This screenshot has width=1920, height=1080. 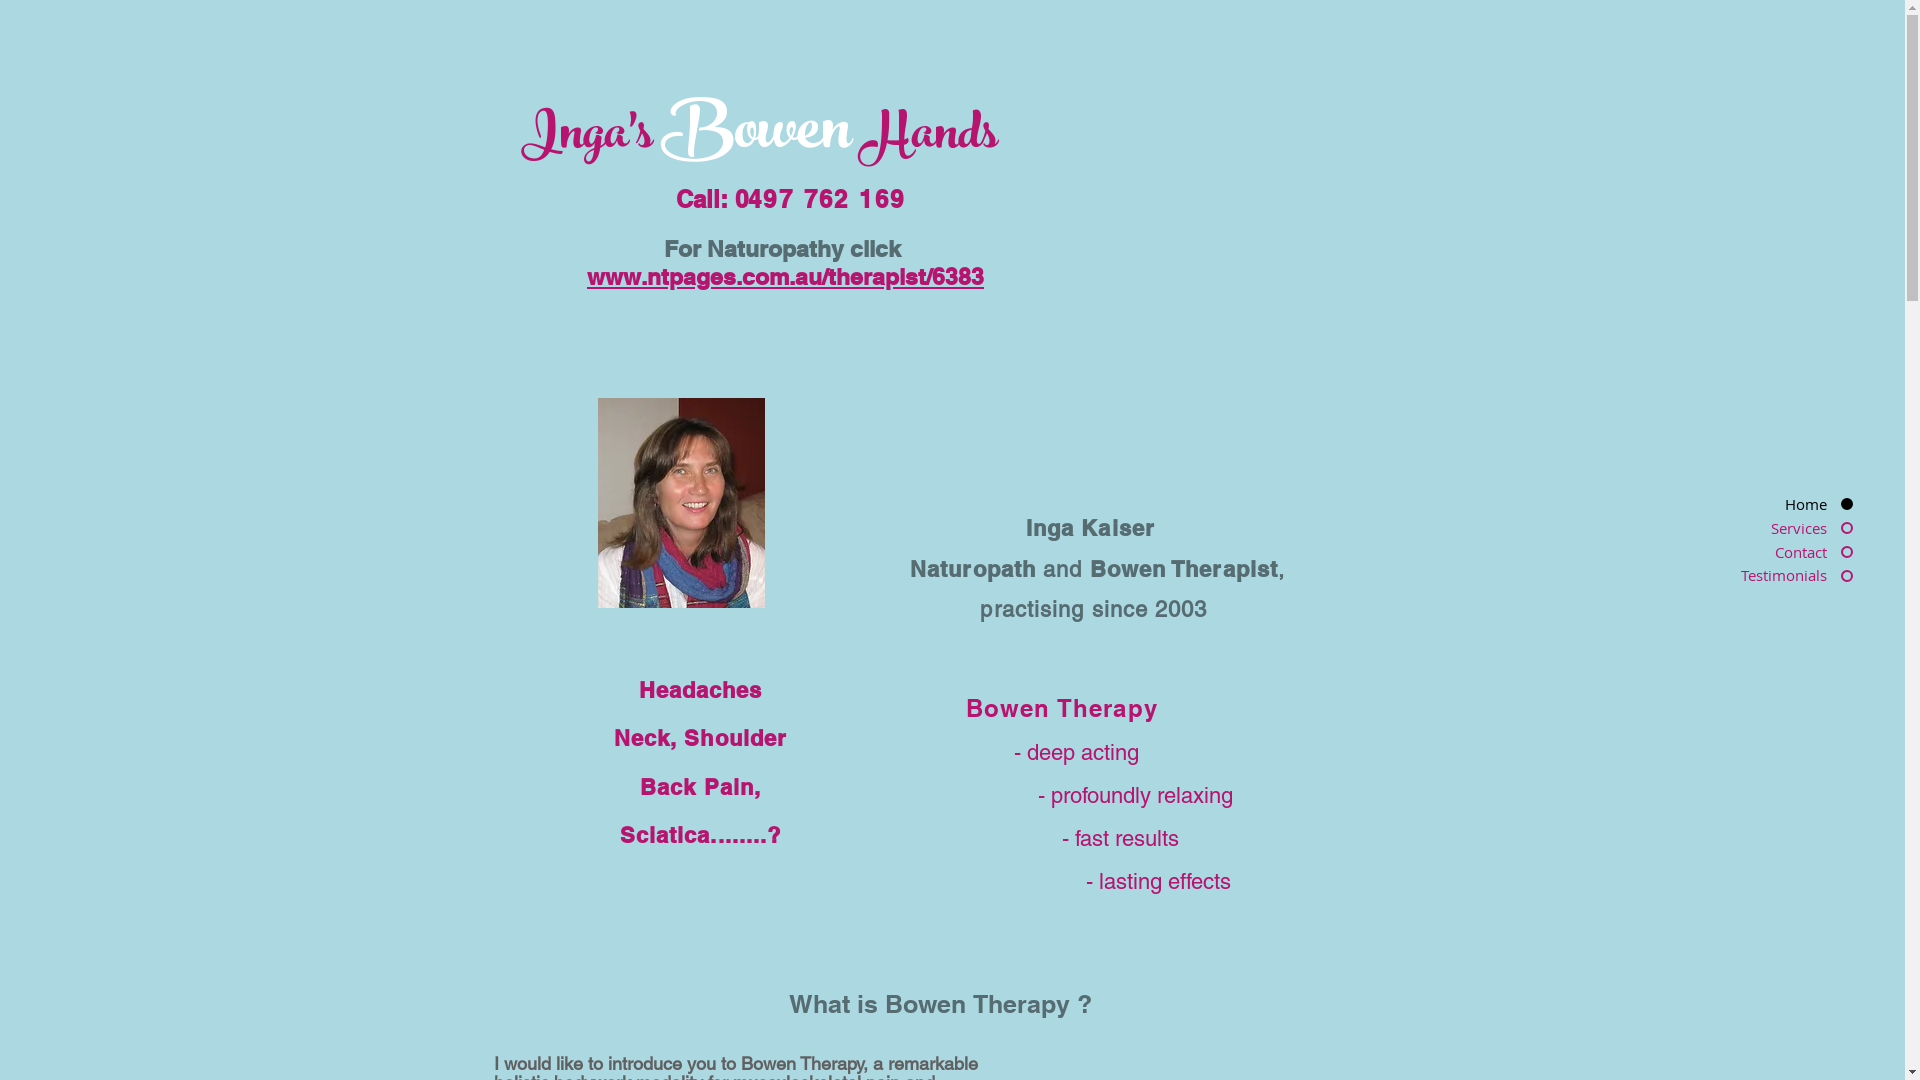 What do you see at coordinates (576, 137) in the screenshot?
I see `'Inga''` at bounding box center [576, 137].